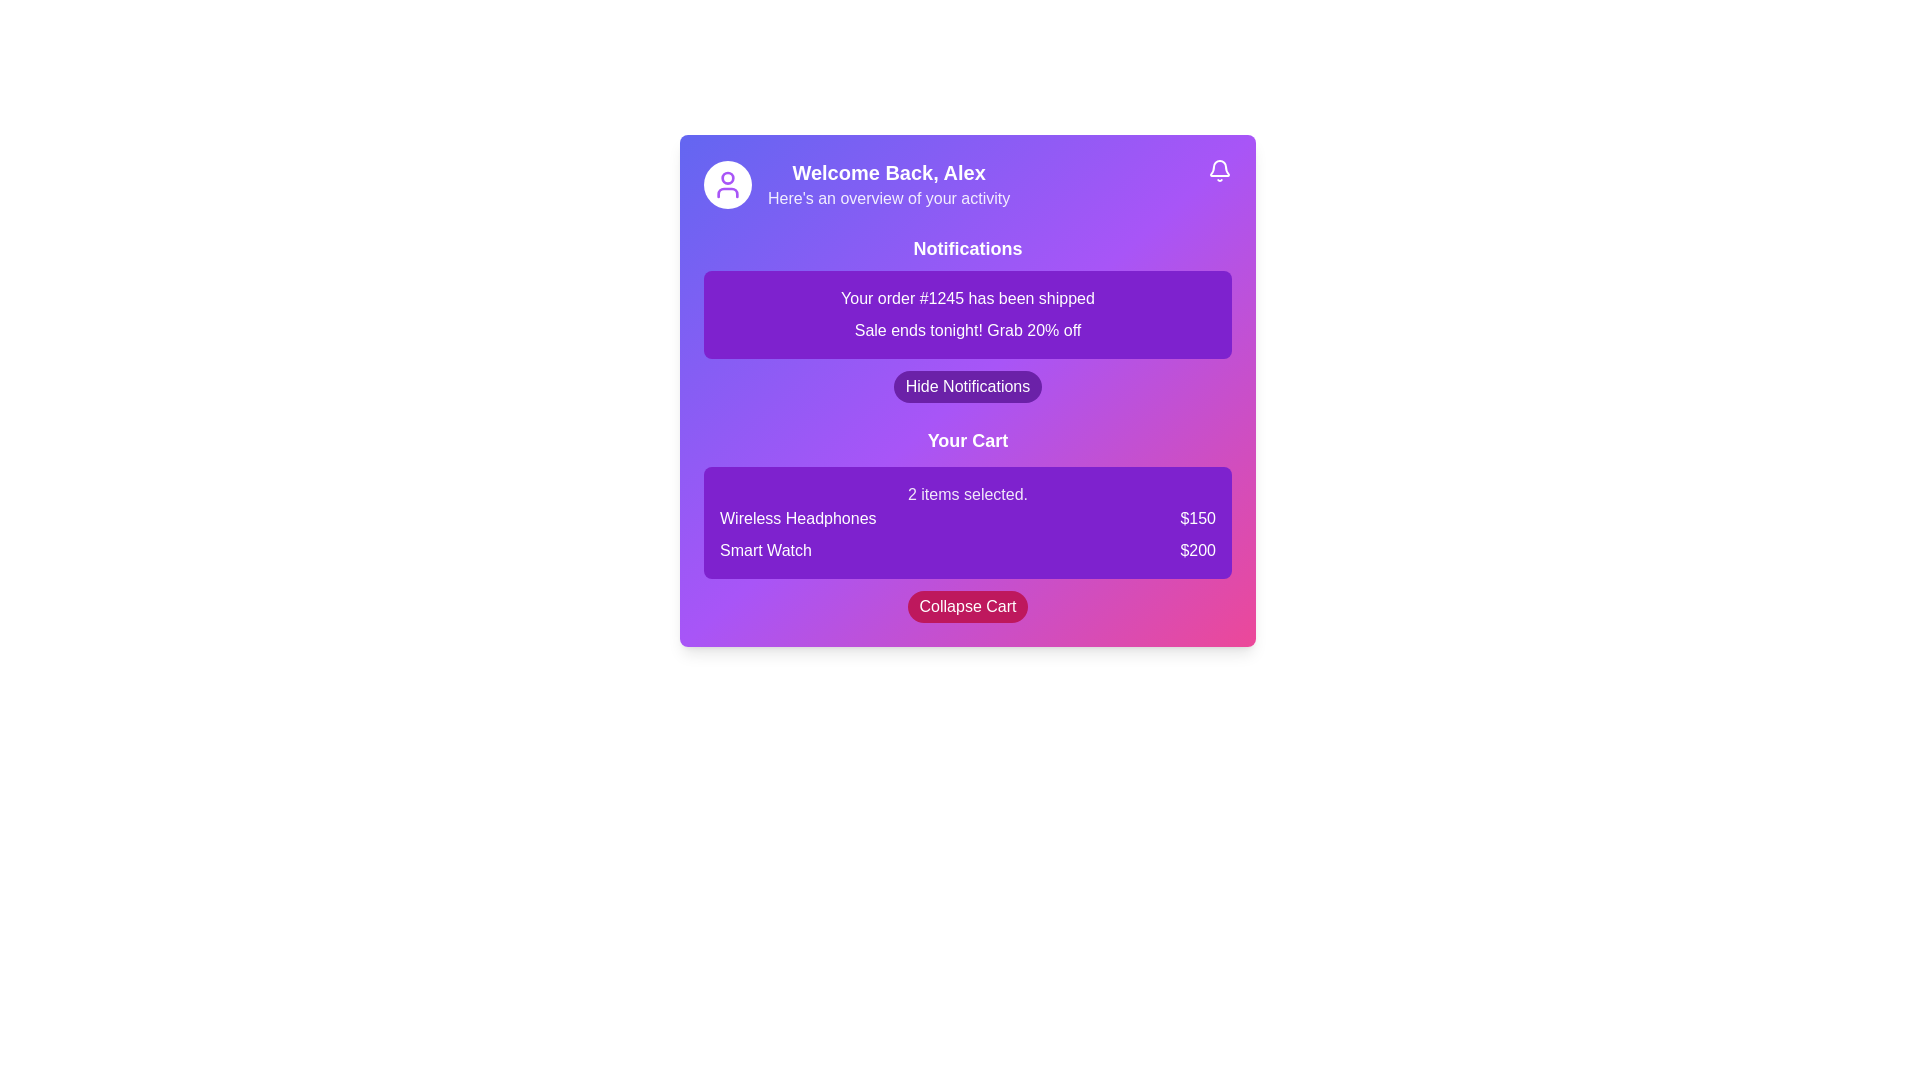 Image resolution: width=1920 pixels, height=1080 pixels. Describe the element at coordinates (968, 299) in the screenshot. I see `the text label displaying the message 'Your order #1245 has been shipped', which is styled with white text on a purple background within a notification card` at that location.